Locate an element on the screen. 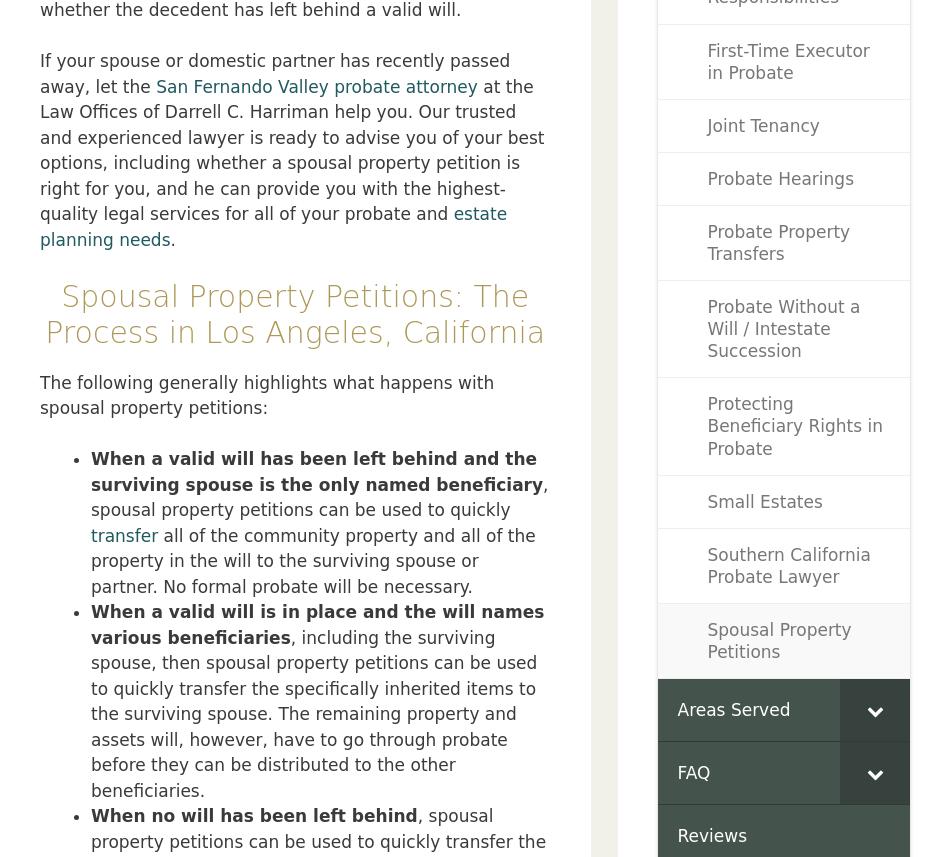 This screenshot has height=857, width=950. 'Joint Tenancy' is located at coordinates (762, 124).